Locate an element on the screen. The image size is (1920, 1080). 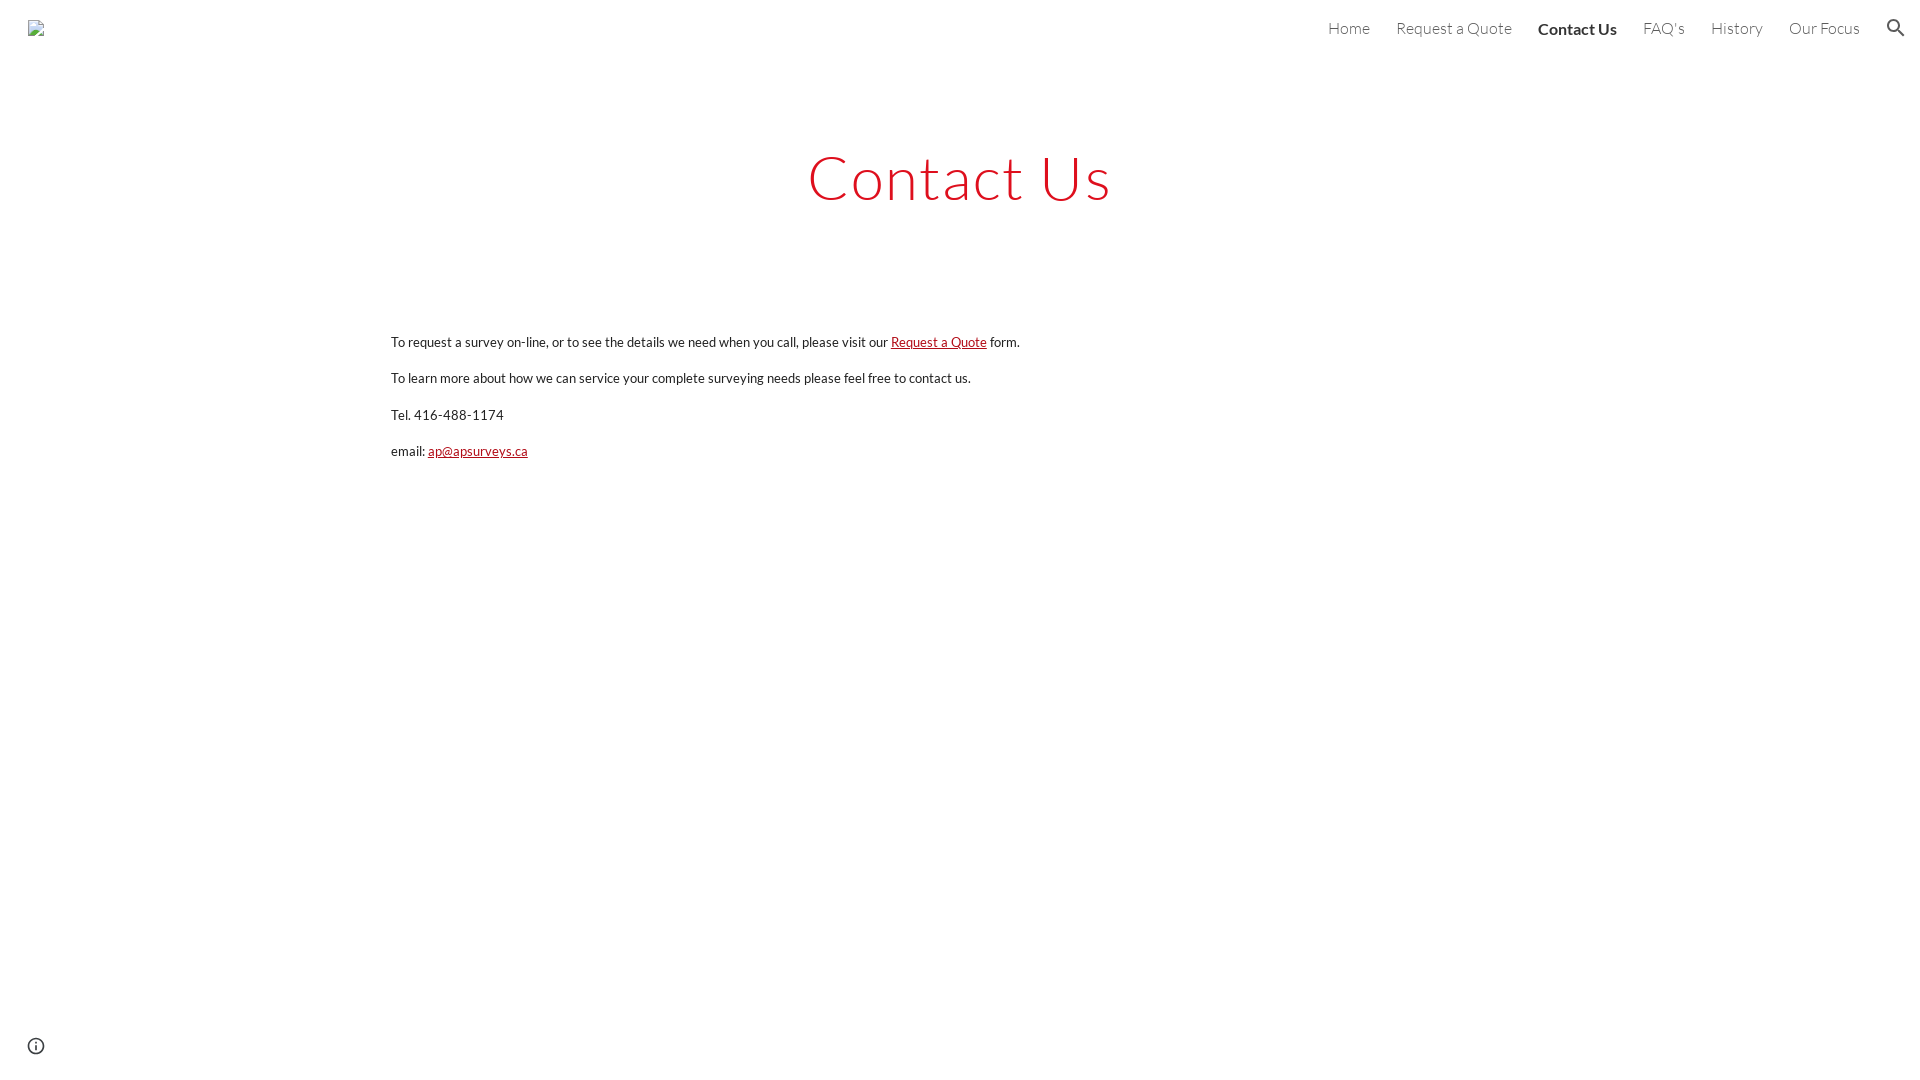
'Home' is located at coordinates (1348, 27).